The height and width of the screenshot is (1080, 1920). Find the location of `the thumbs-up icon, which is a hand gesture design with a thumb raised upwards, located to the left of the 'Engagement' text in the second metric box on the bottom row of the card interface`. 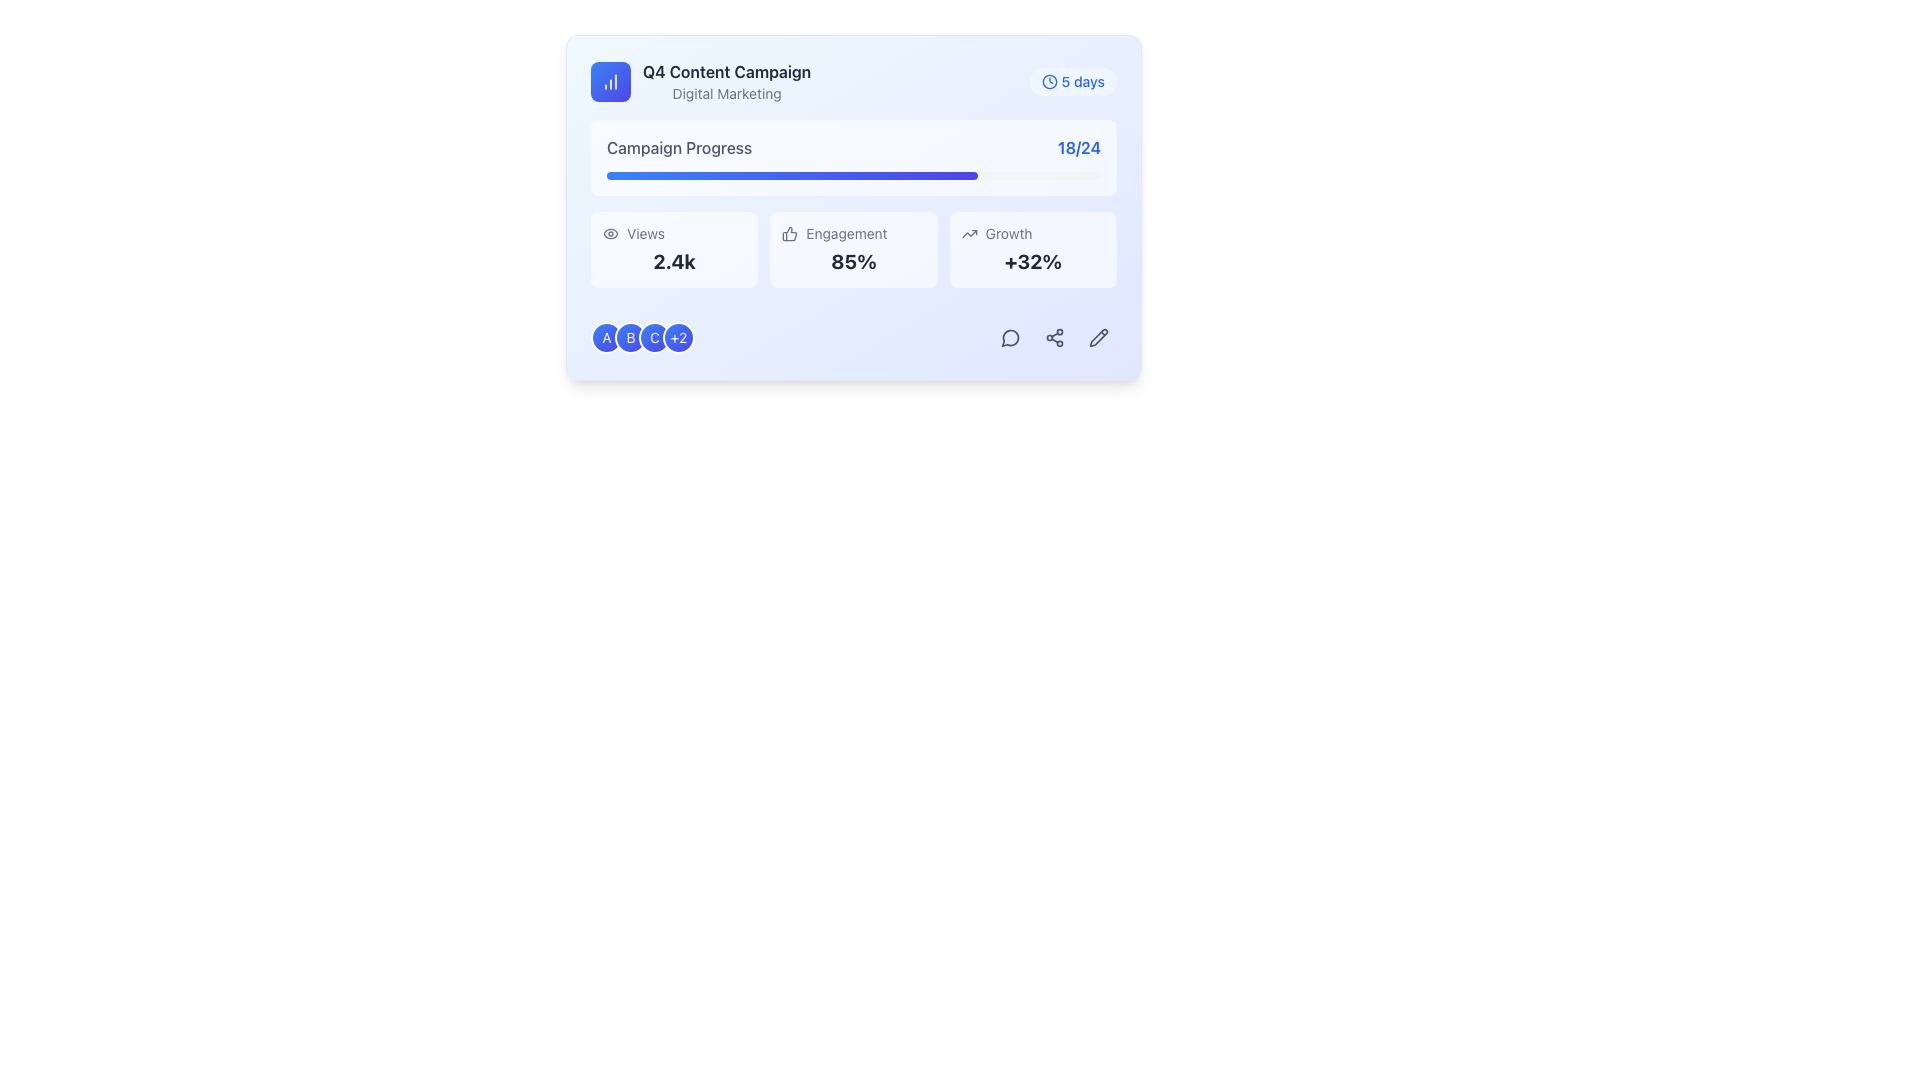

the thumbs-up icon, which is a hand gesture design with a thumb raised upwards, located to the left of the 'Engagement' text in the second metric box on the bottom row of the card interface is located at coordinates (789, 233).